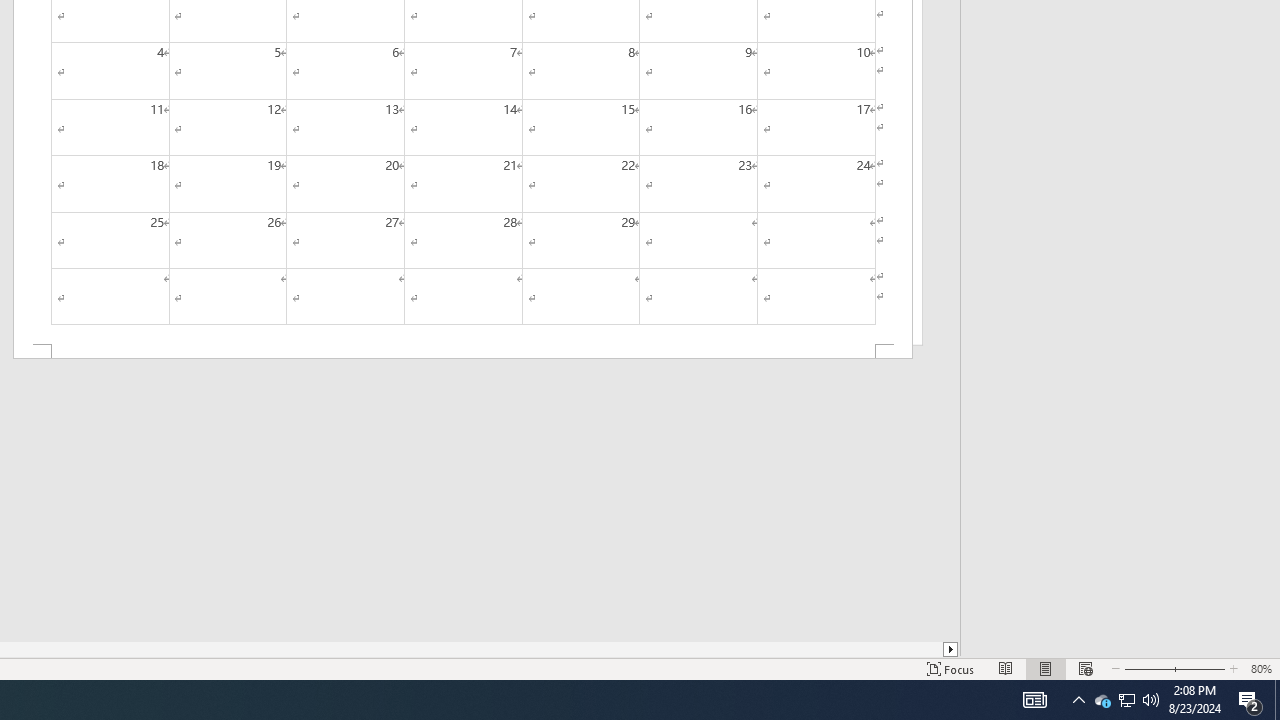  What do you see at coordinates (950, 649) in the screenshot?
I see `'Column right'` at bounding box center [950, 649].